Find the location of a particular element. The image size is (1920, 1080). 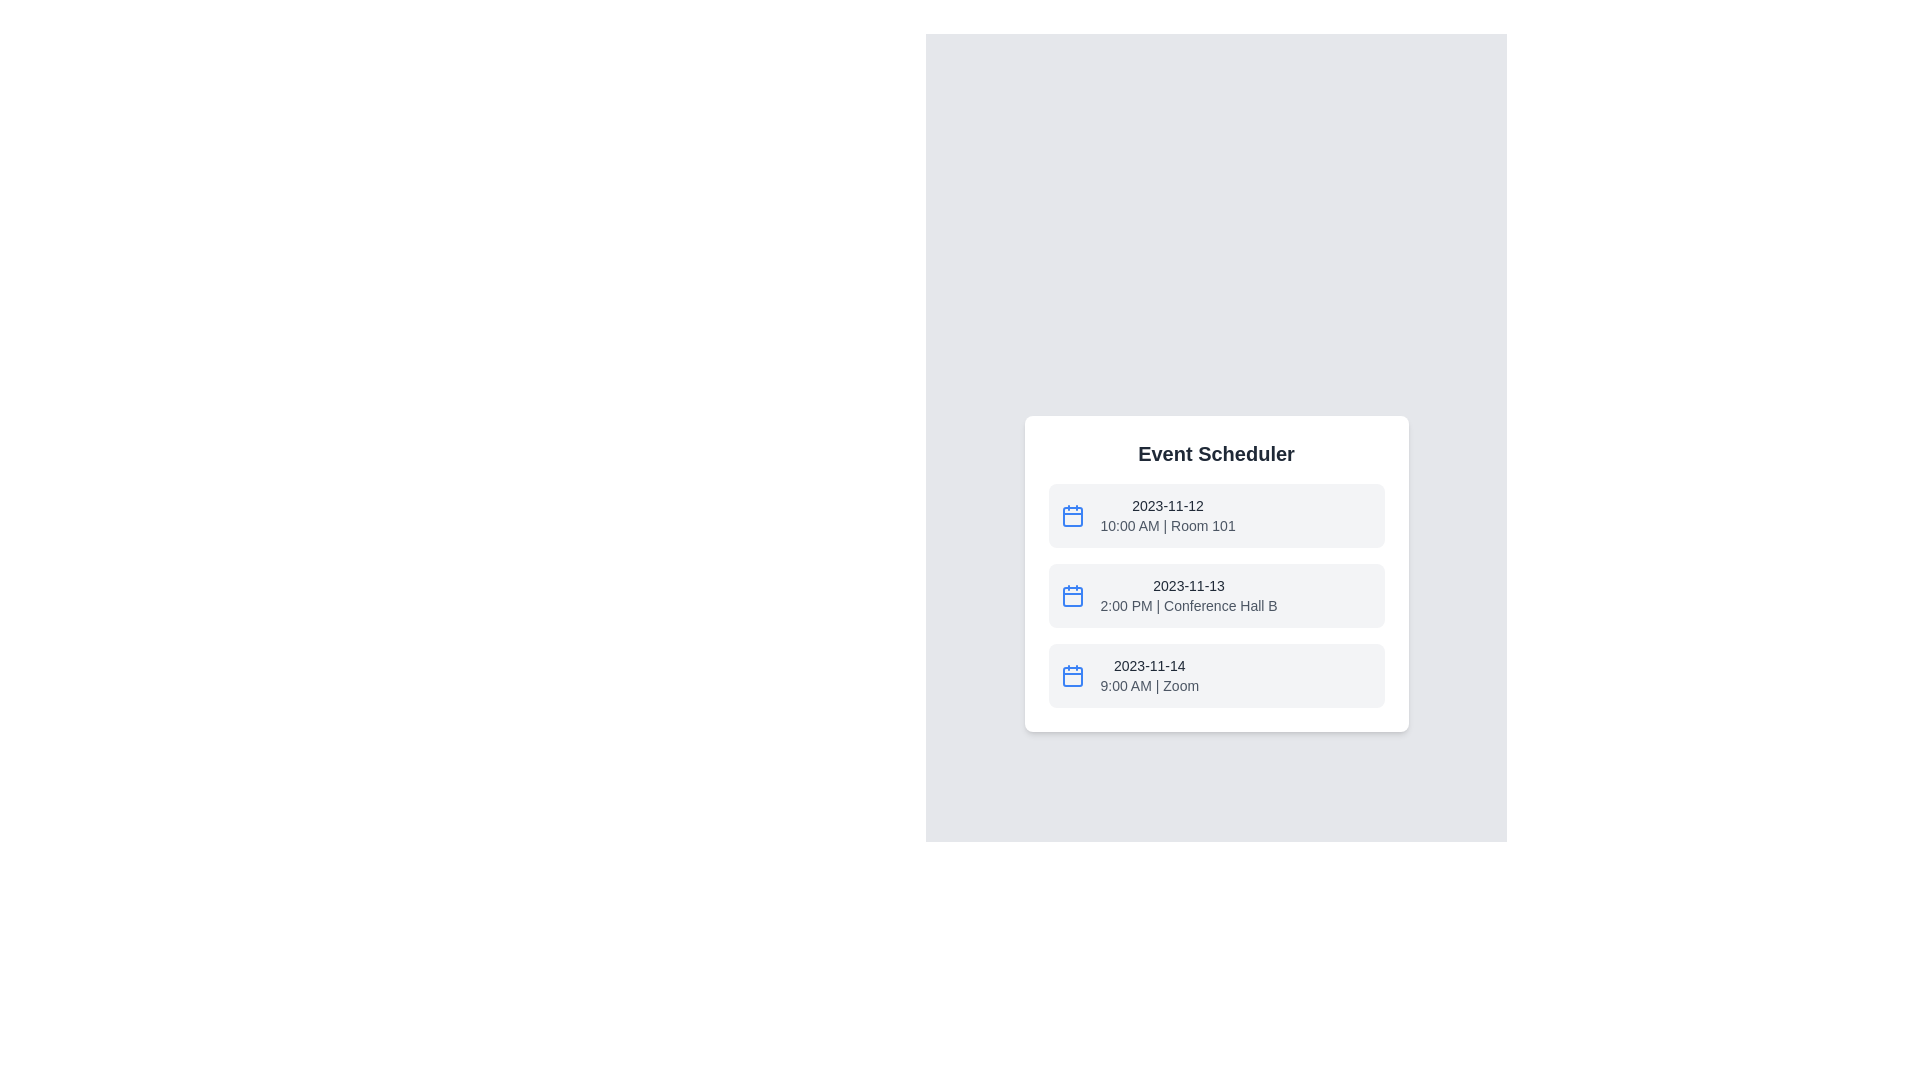

the calendar icon constituent (SVG shape) located at the left-hand side of the first listing row in a vertical list, which visually conveys a calendar-like style is located at coordinates (1071, 515).